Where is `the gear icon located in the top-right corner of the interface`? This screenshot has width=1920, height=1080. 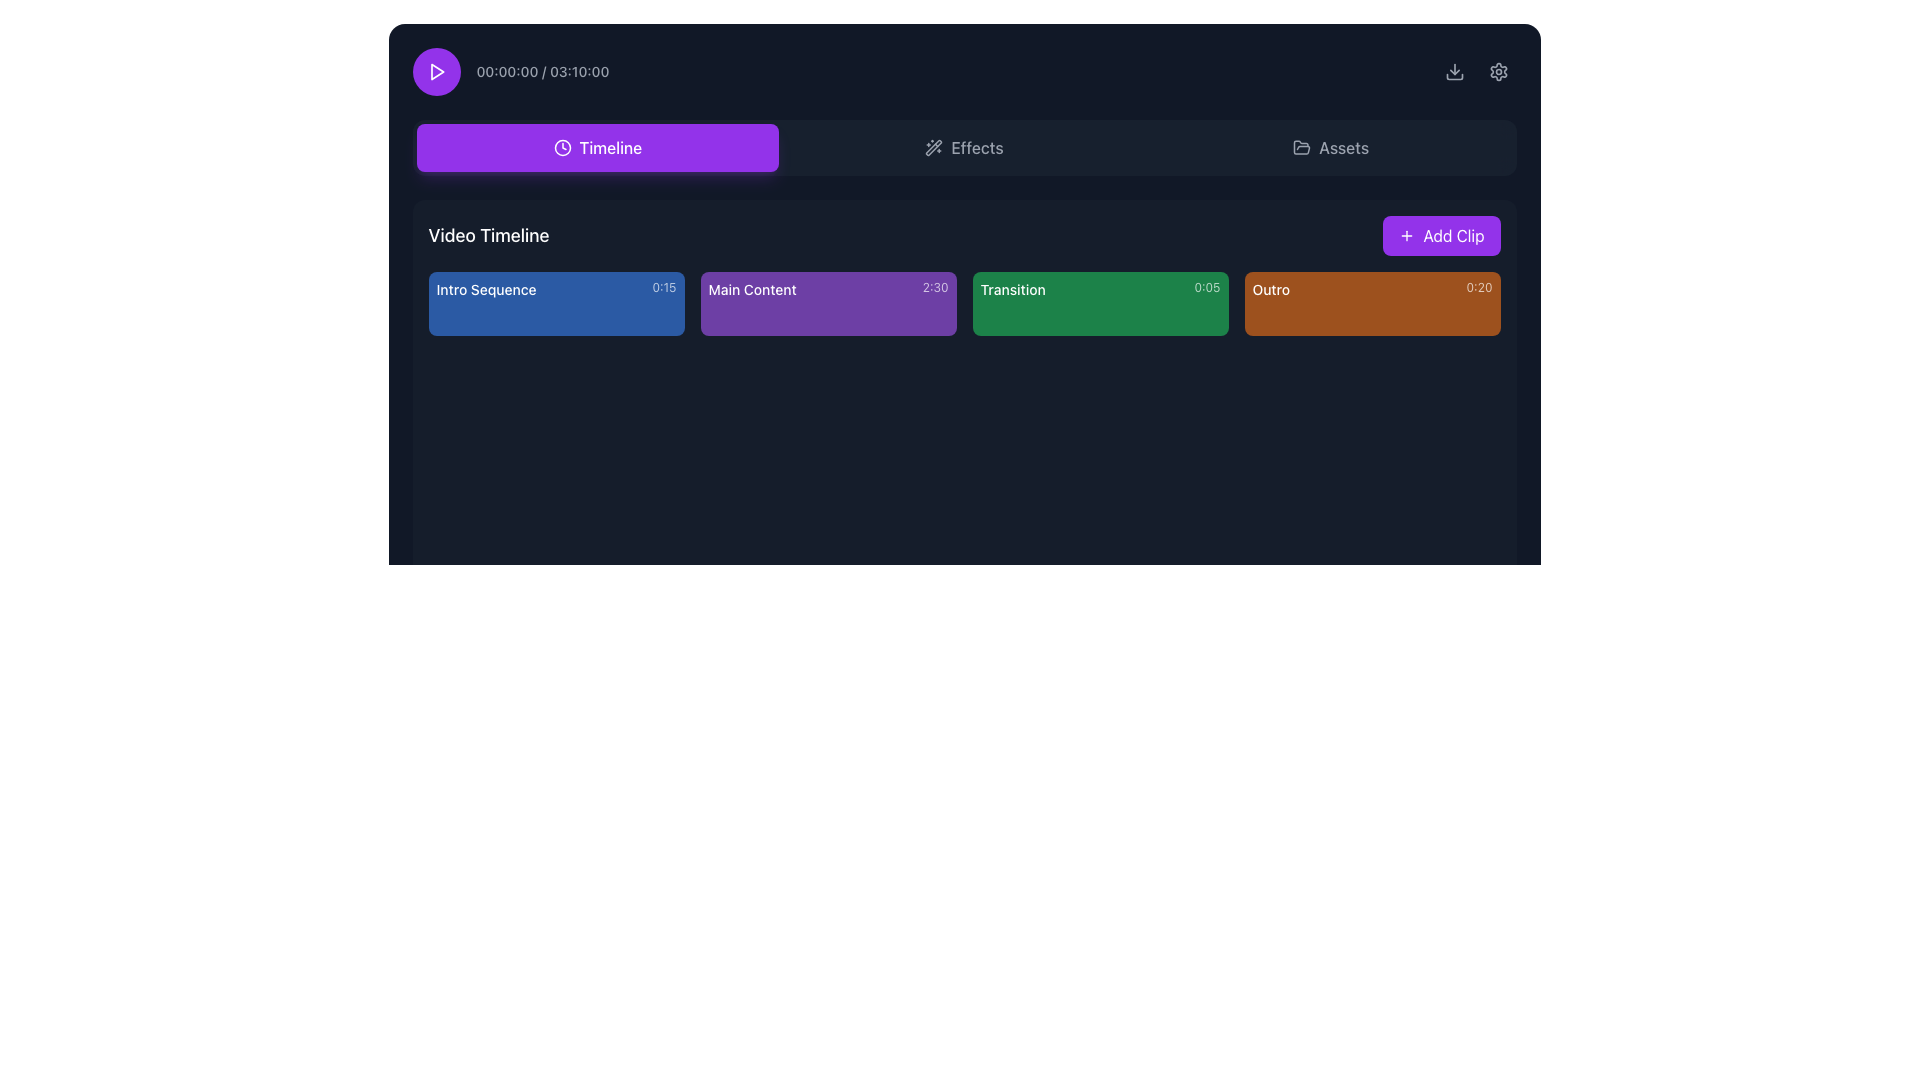 the gear icon located in the top-right corner of the interface is located at coordinates (1498, 71).